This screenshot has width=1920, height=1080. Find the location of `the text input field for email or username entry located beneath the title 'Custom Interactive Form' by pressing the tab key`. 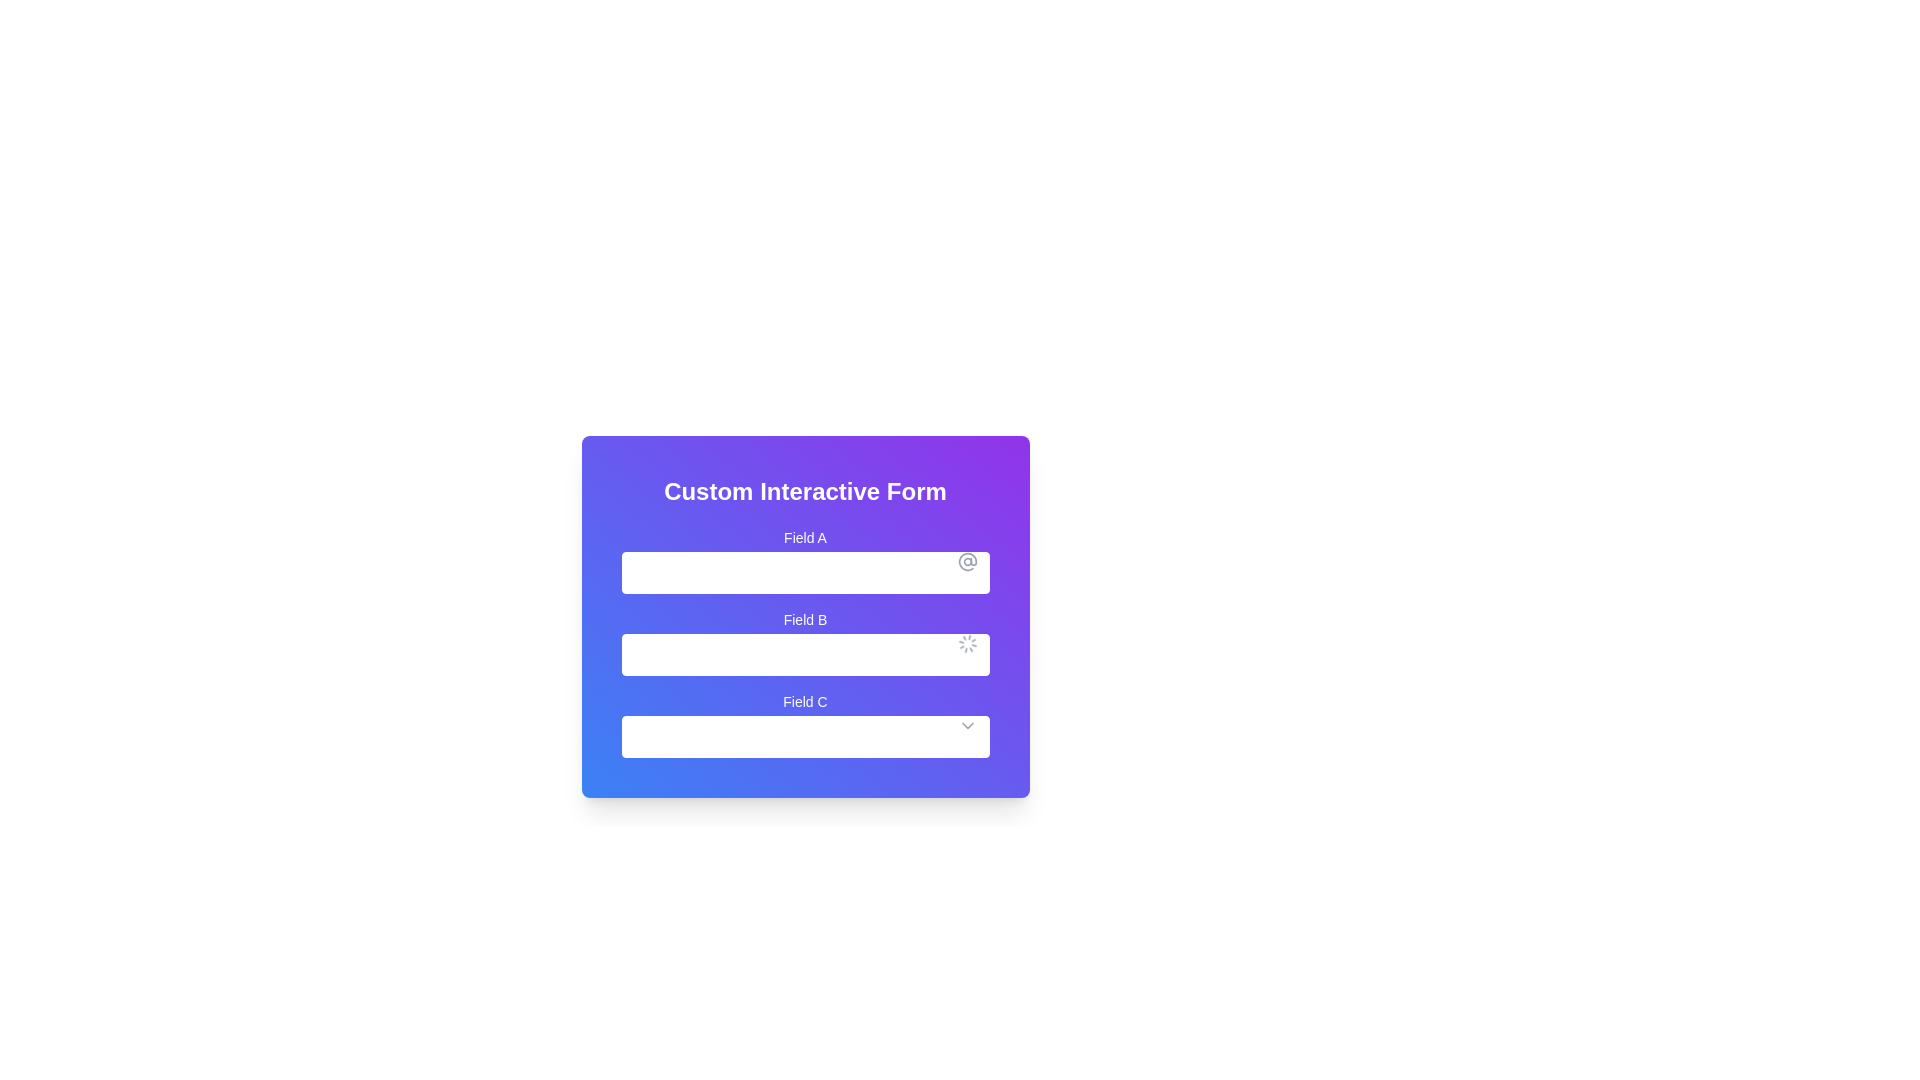

the text input field for email or username entry located beneath the title 'Custom Interactive Form' by pressing the tab key is located at coordinates (805, 560).